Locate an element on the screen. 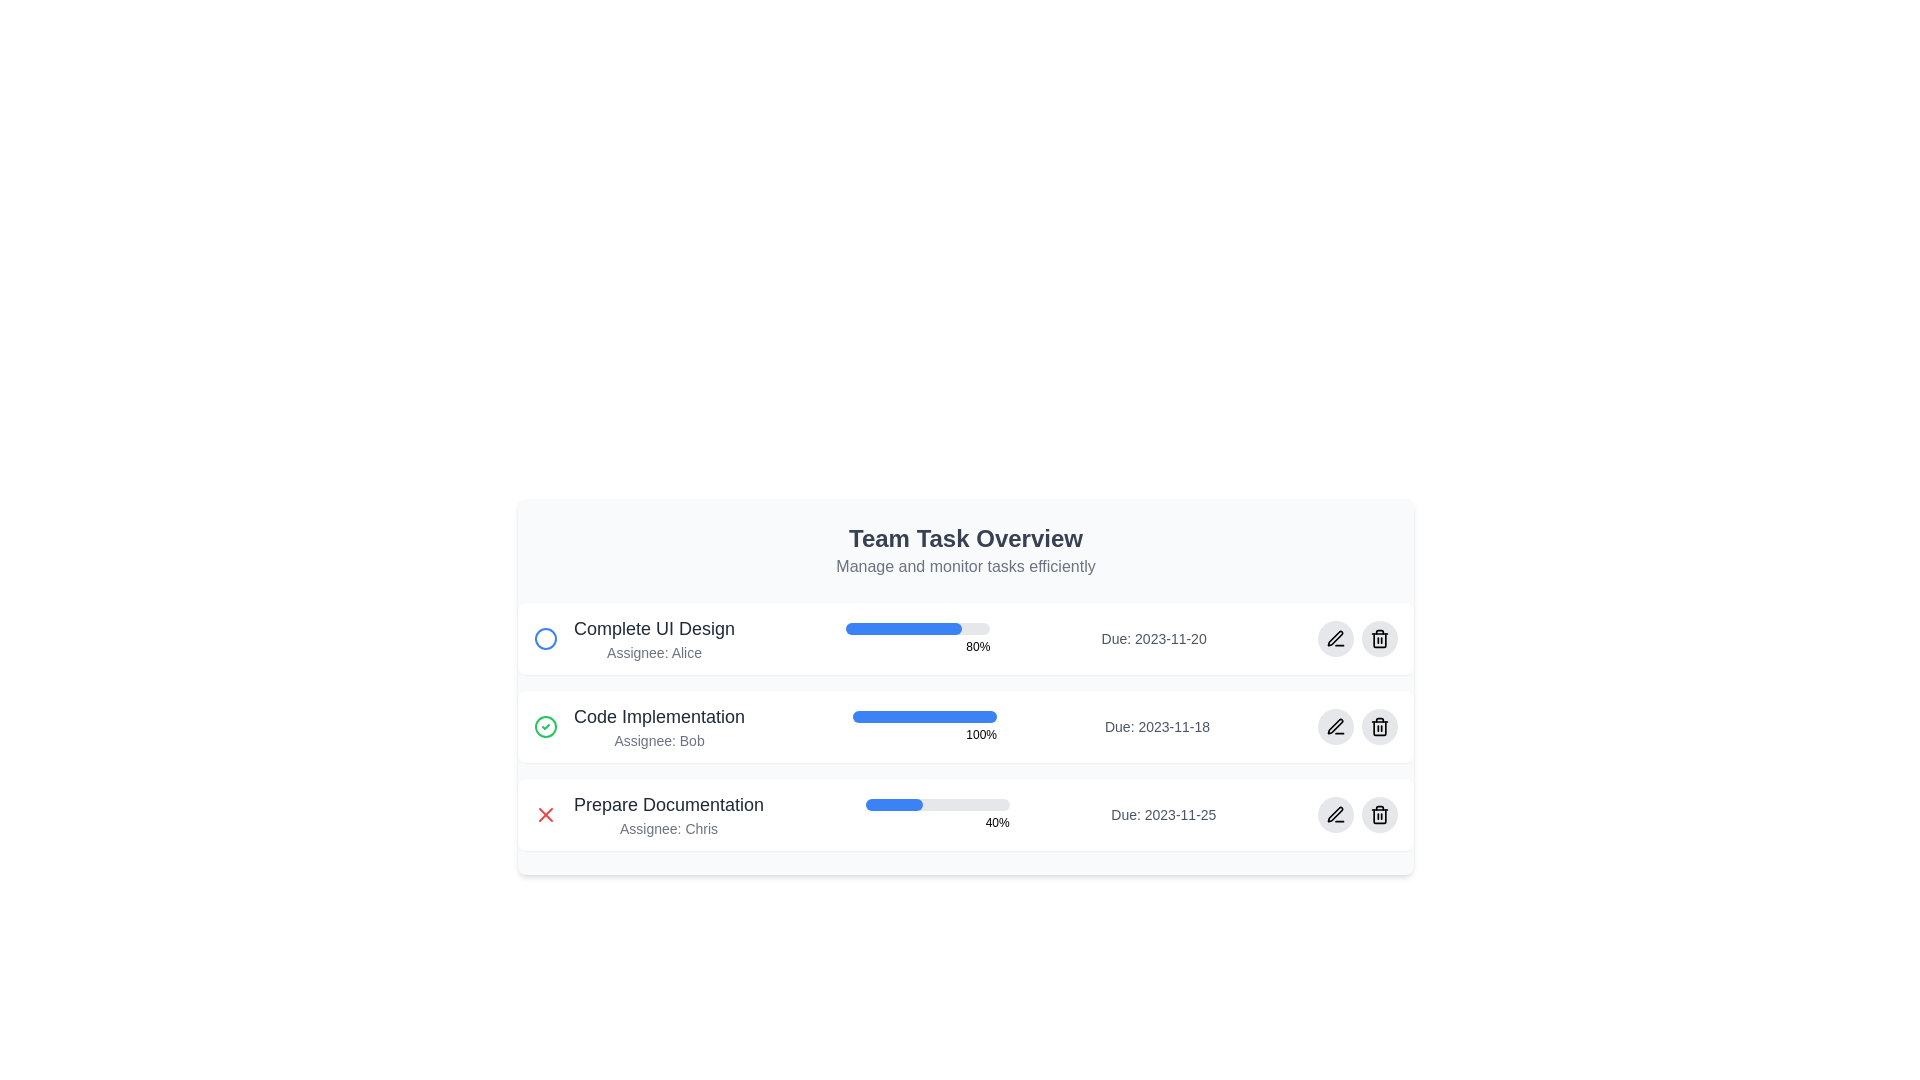  the stylized pen icon button located to the right of the task's progress bar in the task management interface is located at coordinates (1335, 726).